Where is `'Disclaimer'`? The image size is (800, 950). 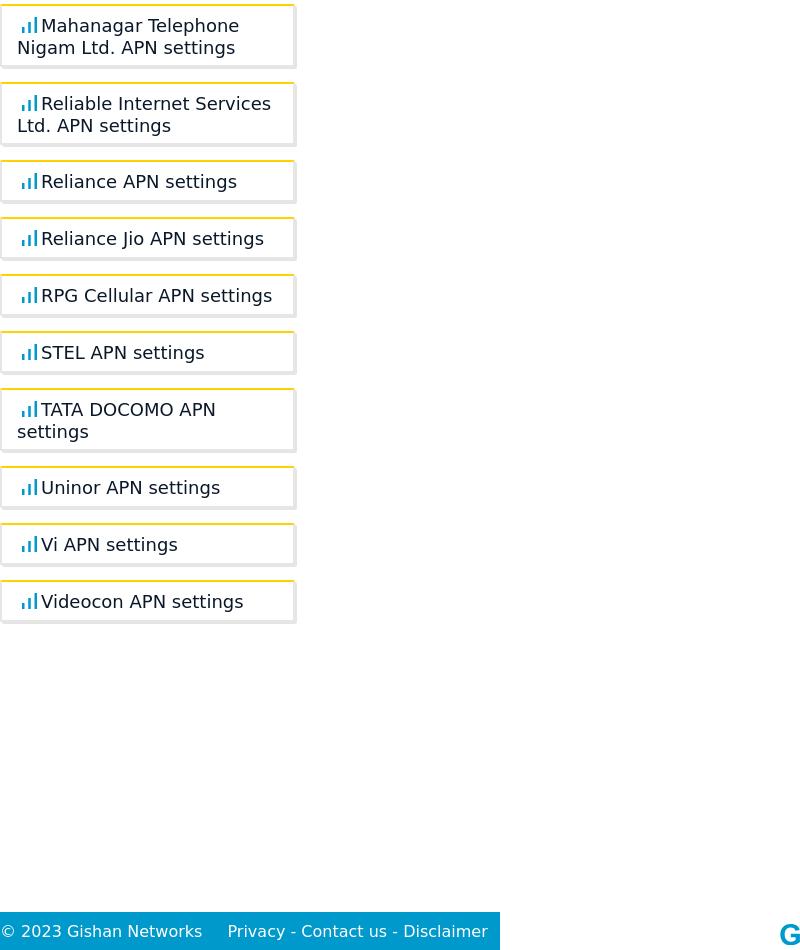 'Disclaimer' is located at coordinates (444, 930).